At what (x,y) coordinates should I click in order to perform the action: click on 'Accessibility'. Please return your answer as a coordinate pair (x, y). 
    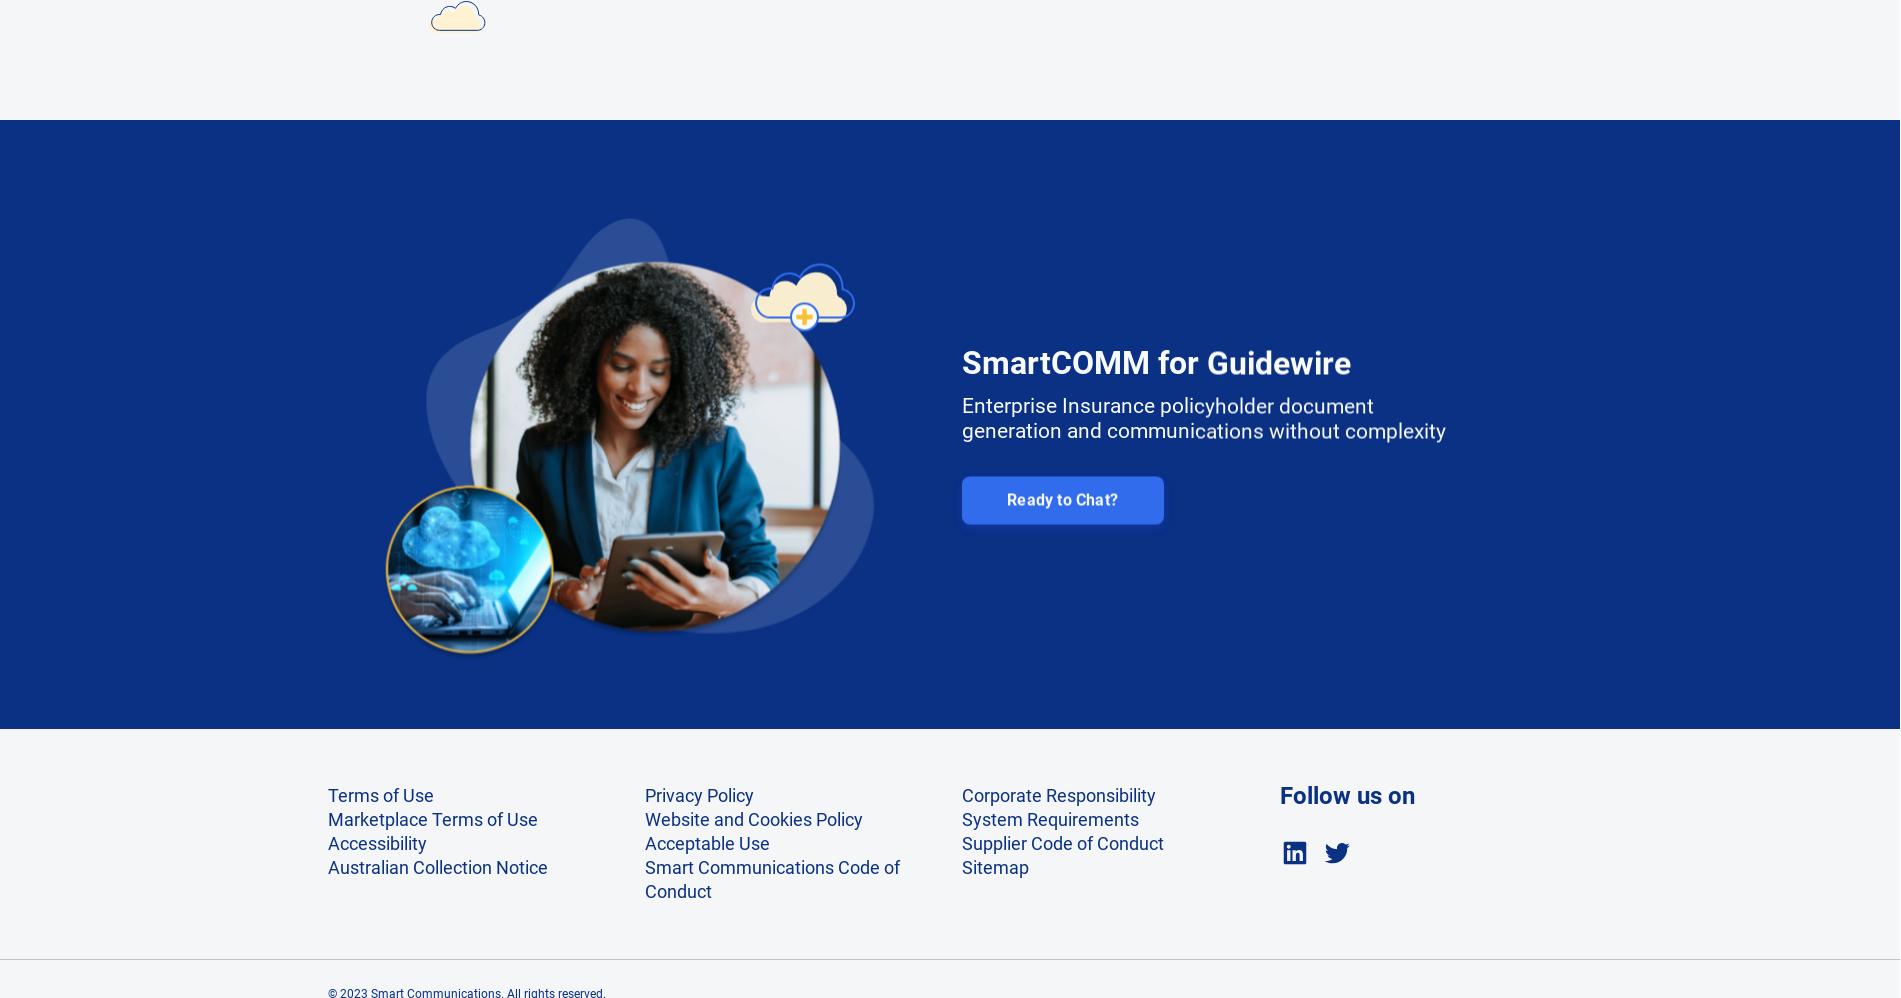
    Looking at the image, I should click on (375, 842).